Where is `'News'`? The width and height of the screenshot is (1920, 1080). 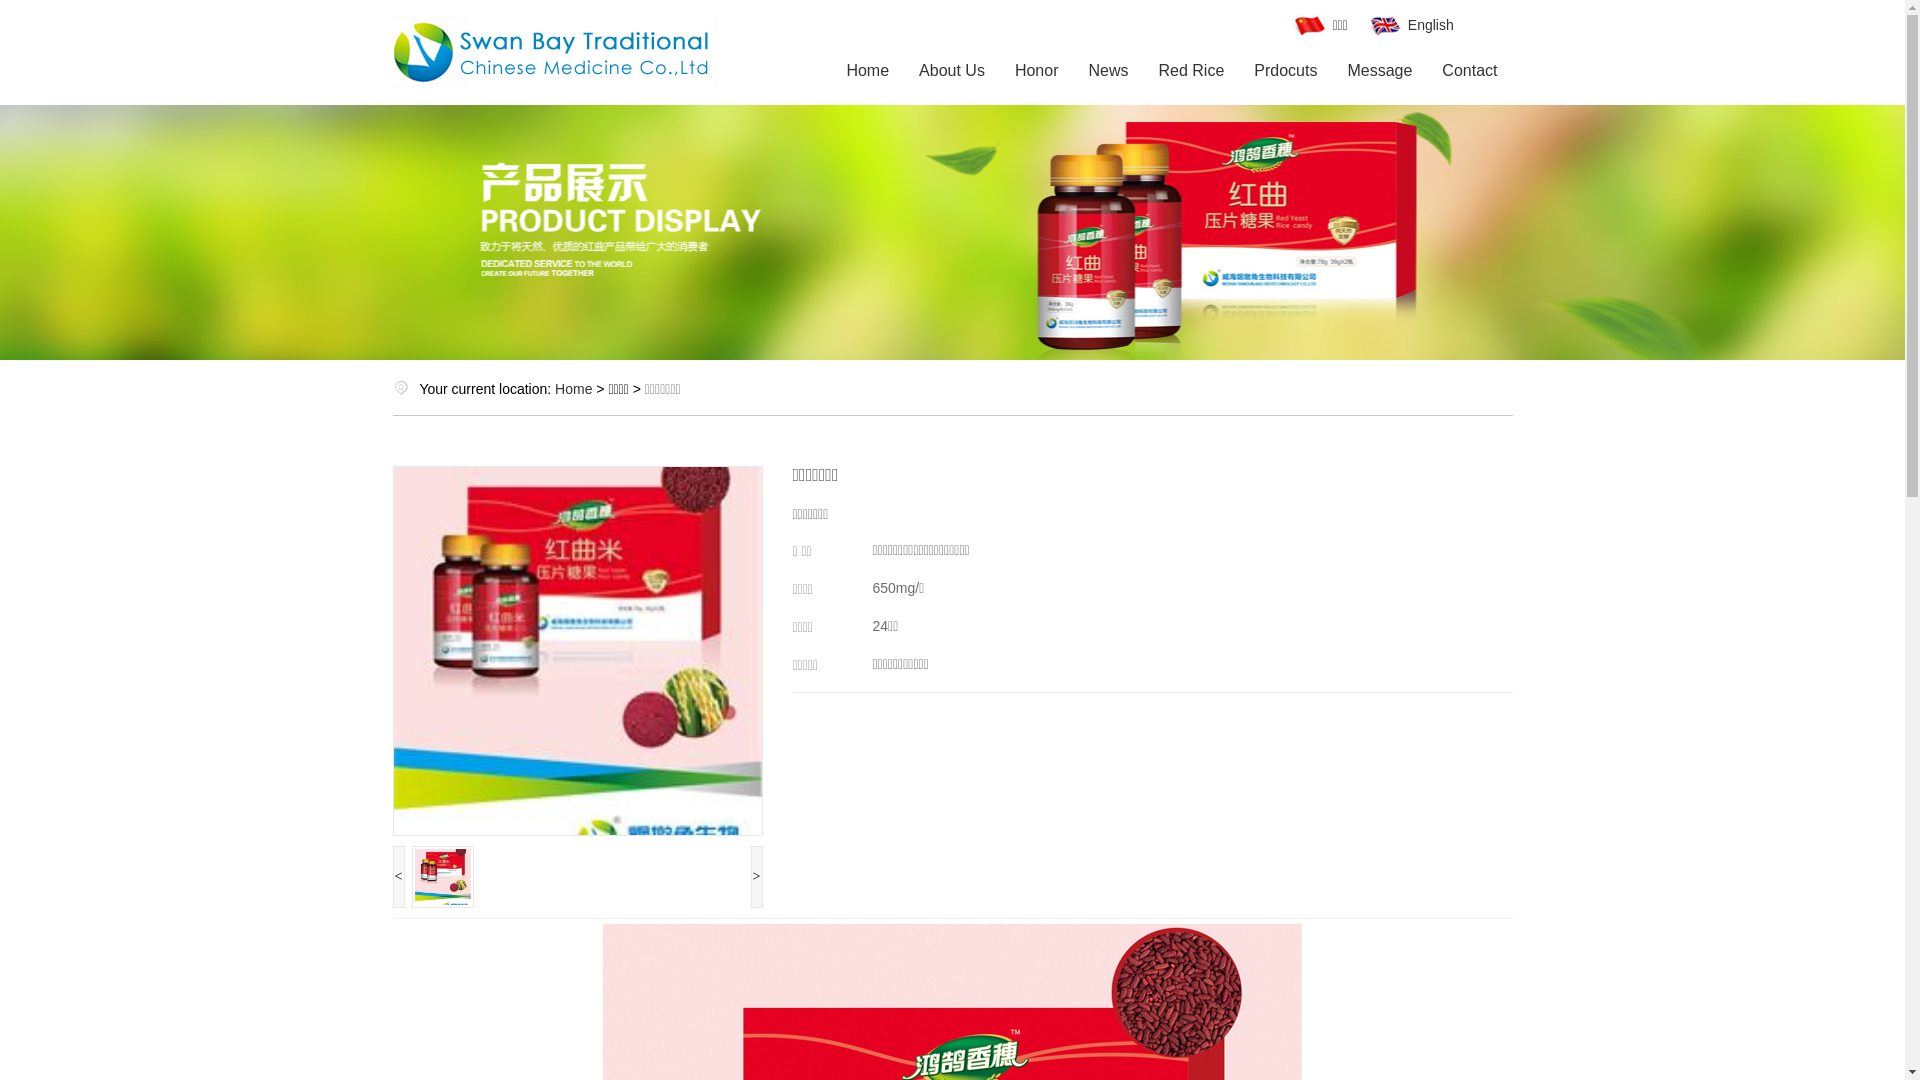
'News' is located at coordinates (1107, 69).